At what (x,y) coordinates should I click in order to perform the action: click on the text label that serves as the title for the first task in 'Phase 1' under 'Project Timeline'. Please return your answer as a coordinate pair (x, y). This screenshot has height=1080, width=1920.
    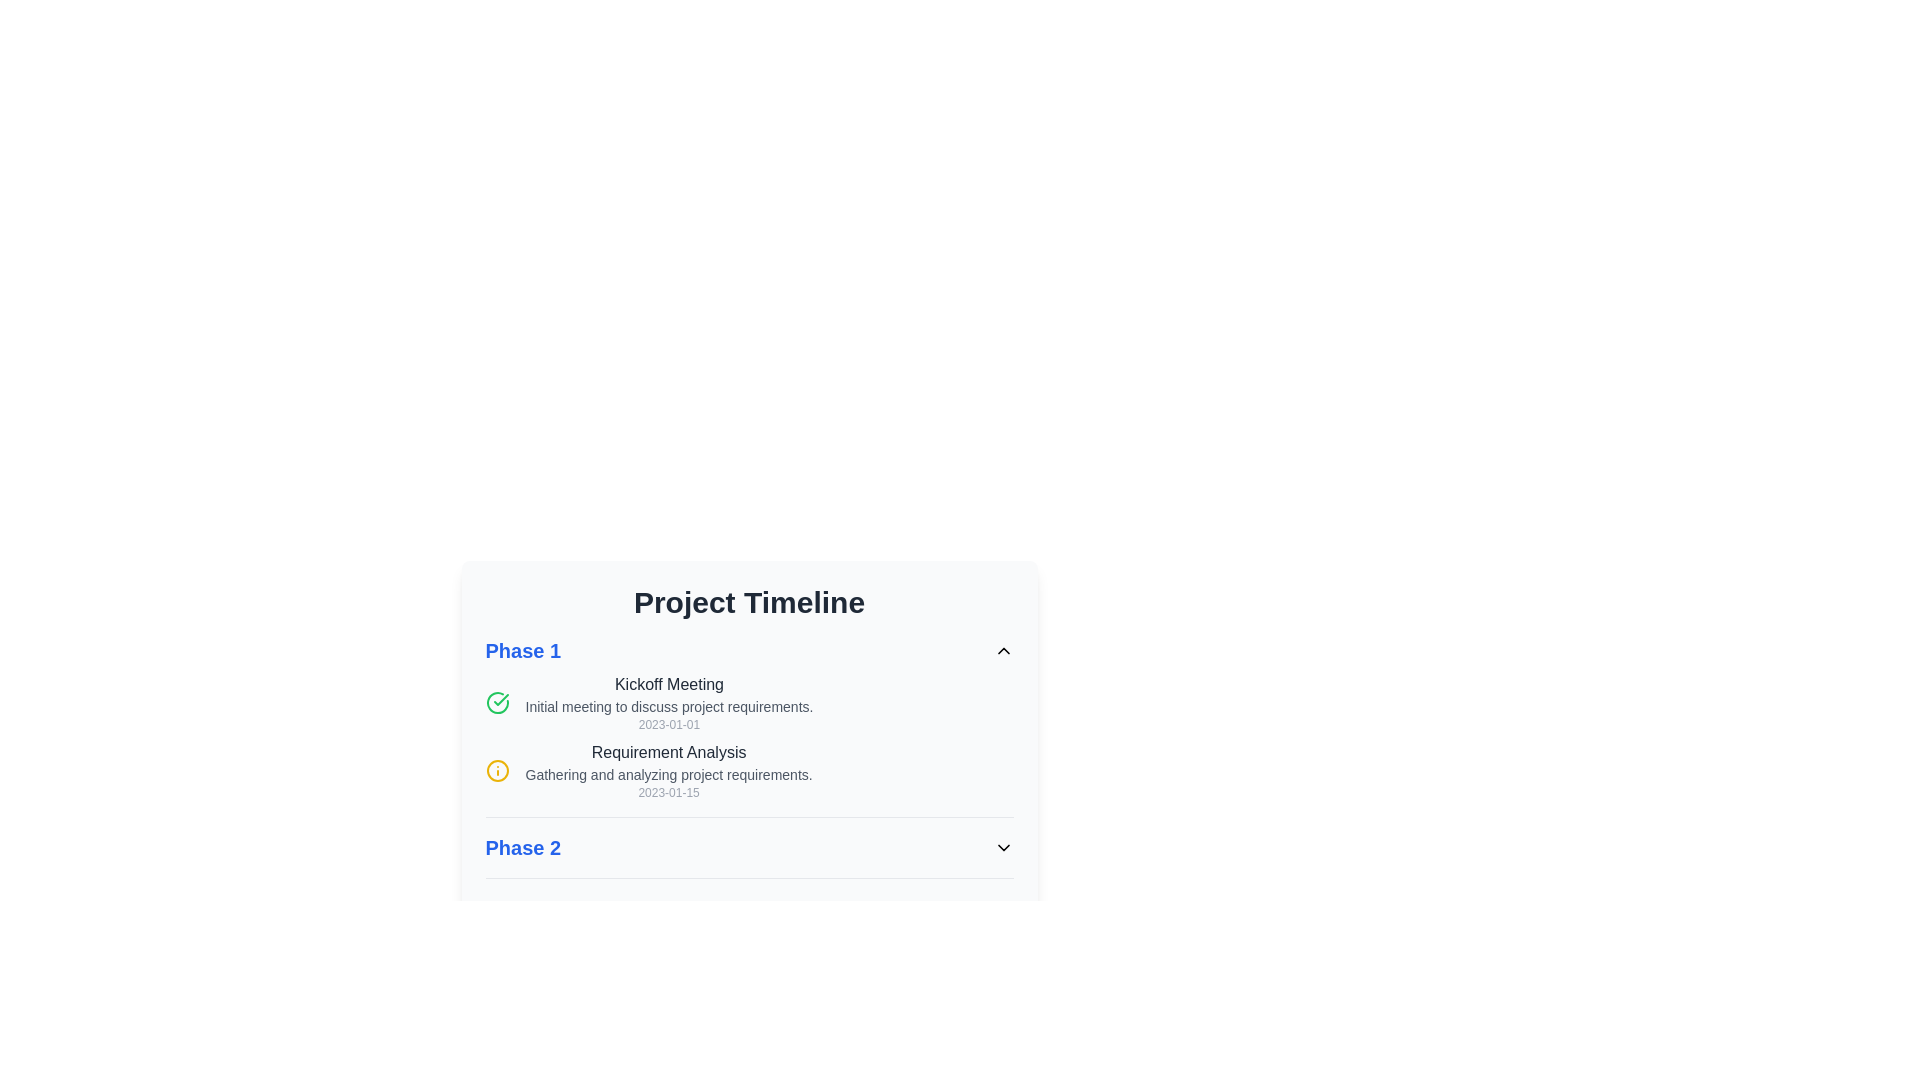
    Looking at the image, I should click on (669, 684).